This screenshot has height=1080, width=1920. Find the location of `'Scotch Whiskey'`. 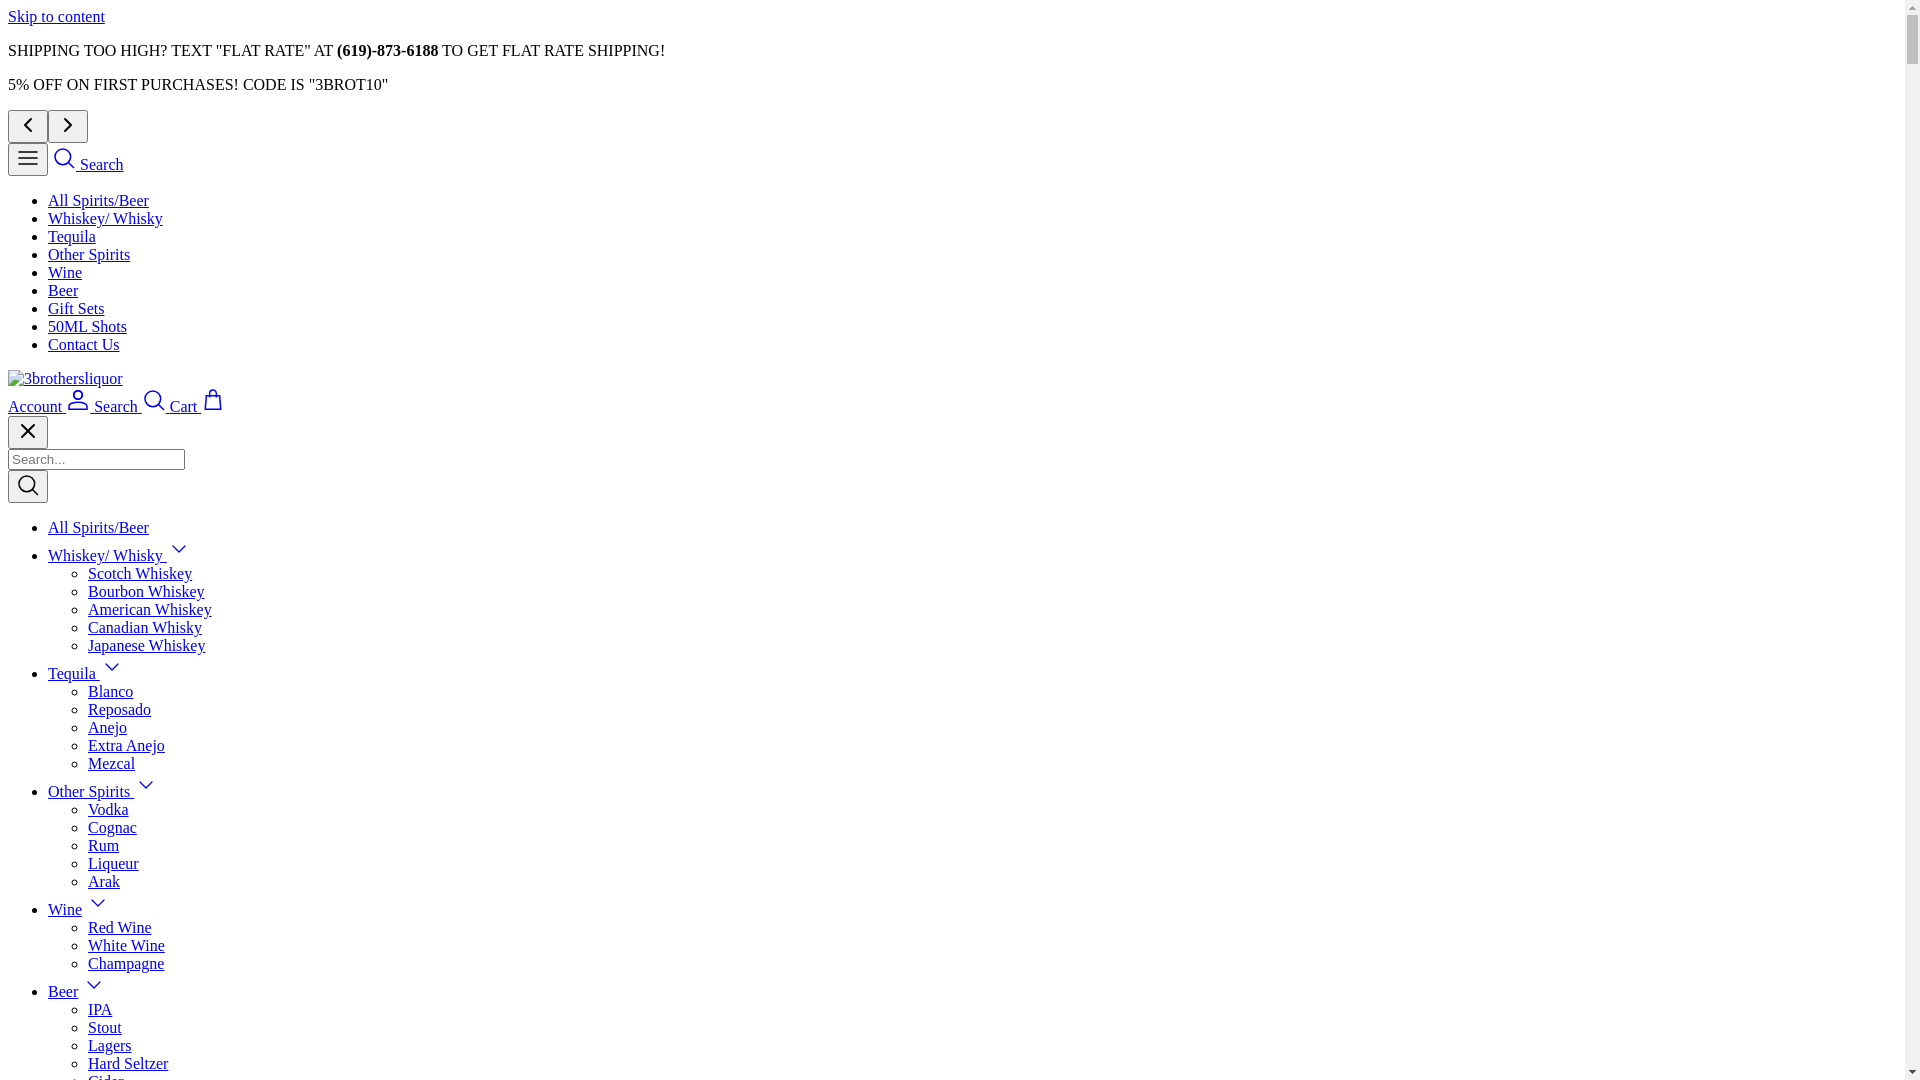

'Scotch Whiskey' is located at coordinates (138, 573).